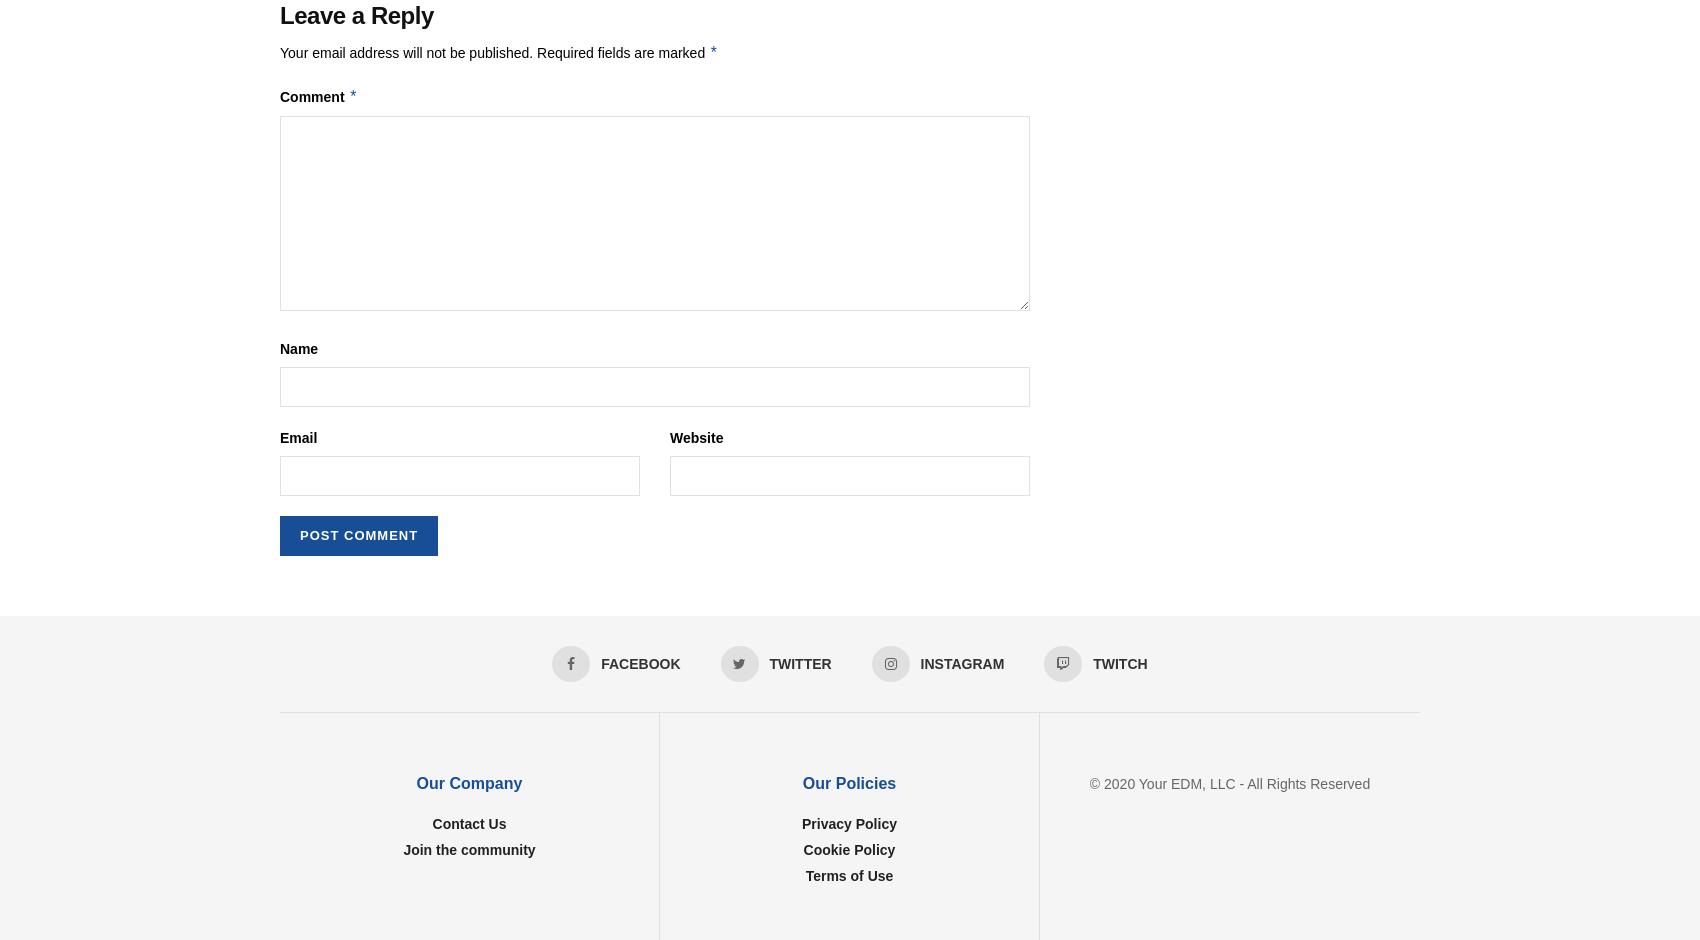  I want to click on 'Website', so click(669, 436).